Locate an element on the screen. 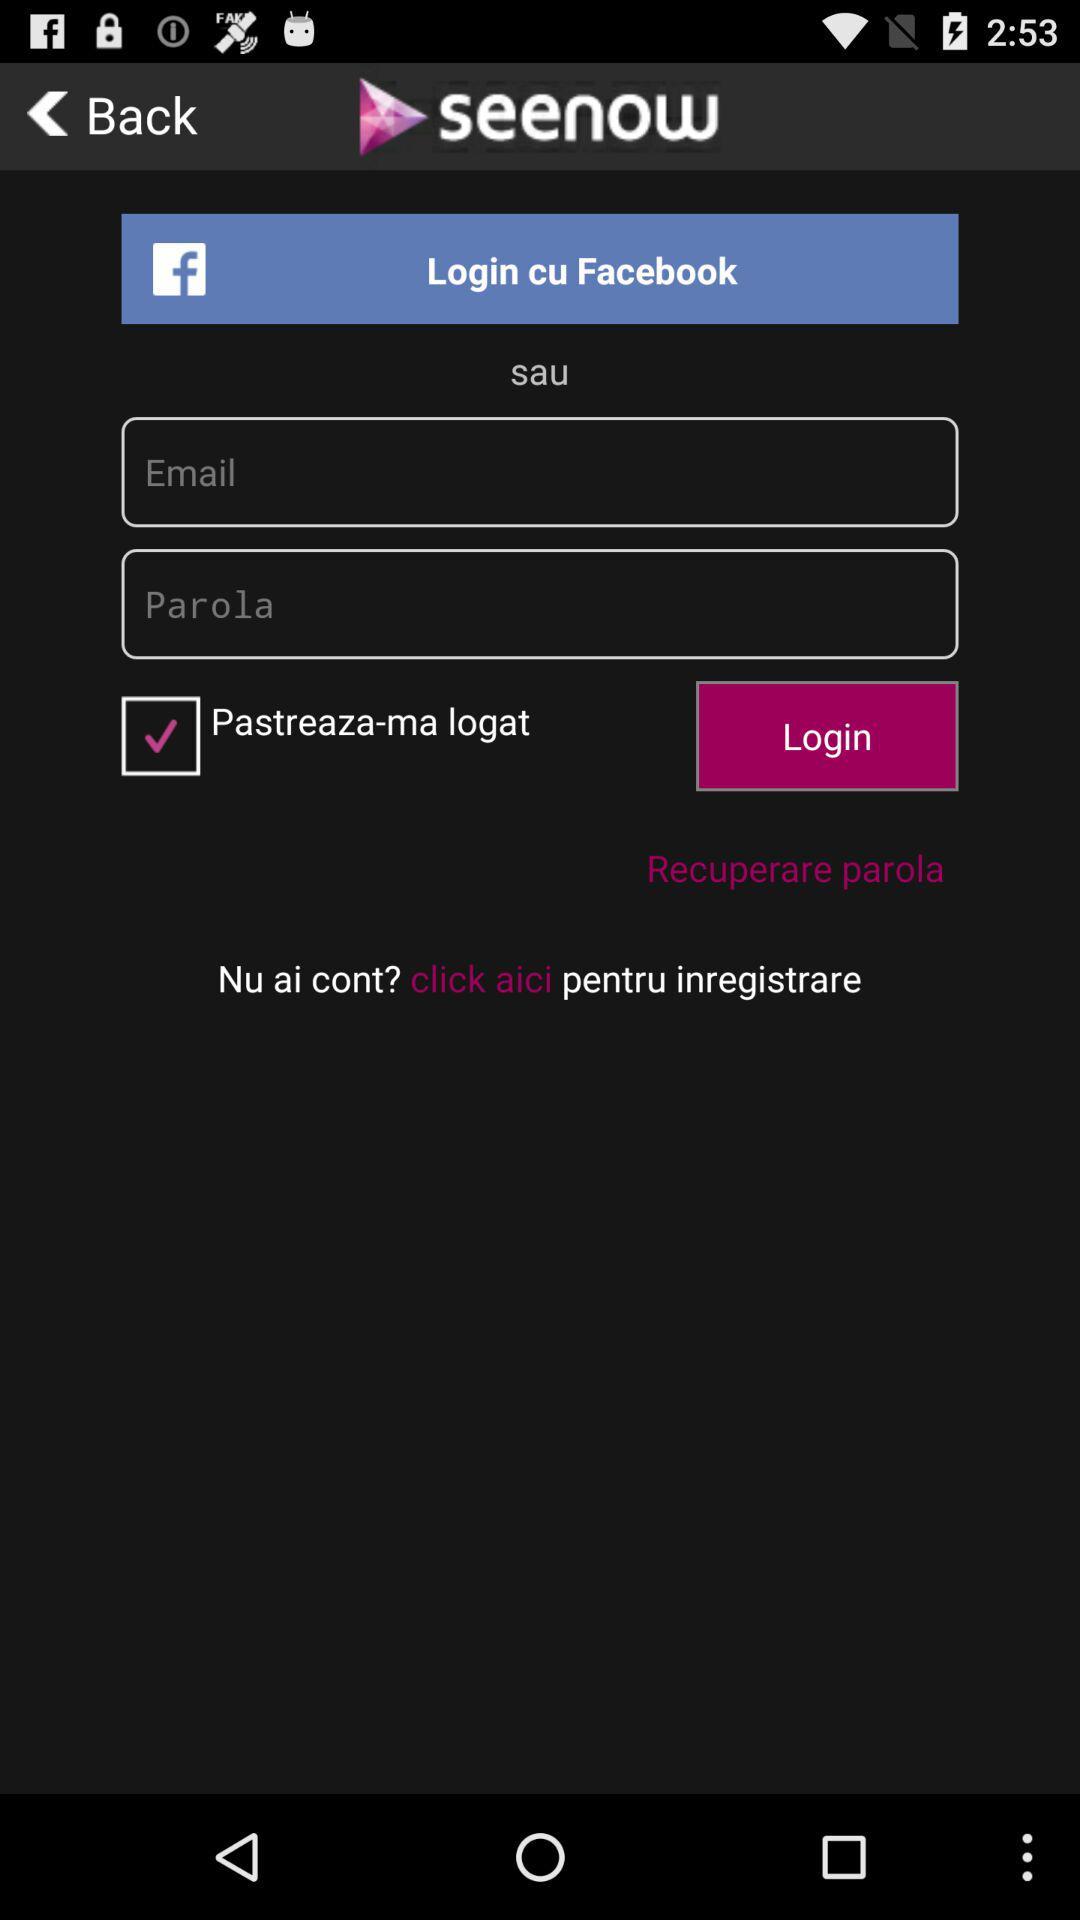 Image resolution: width=1080 pixels, height=1920 pixels. go back is located at coordinates (118, 114).